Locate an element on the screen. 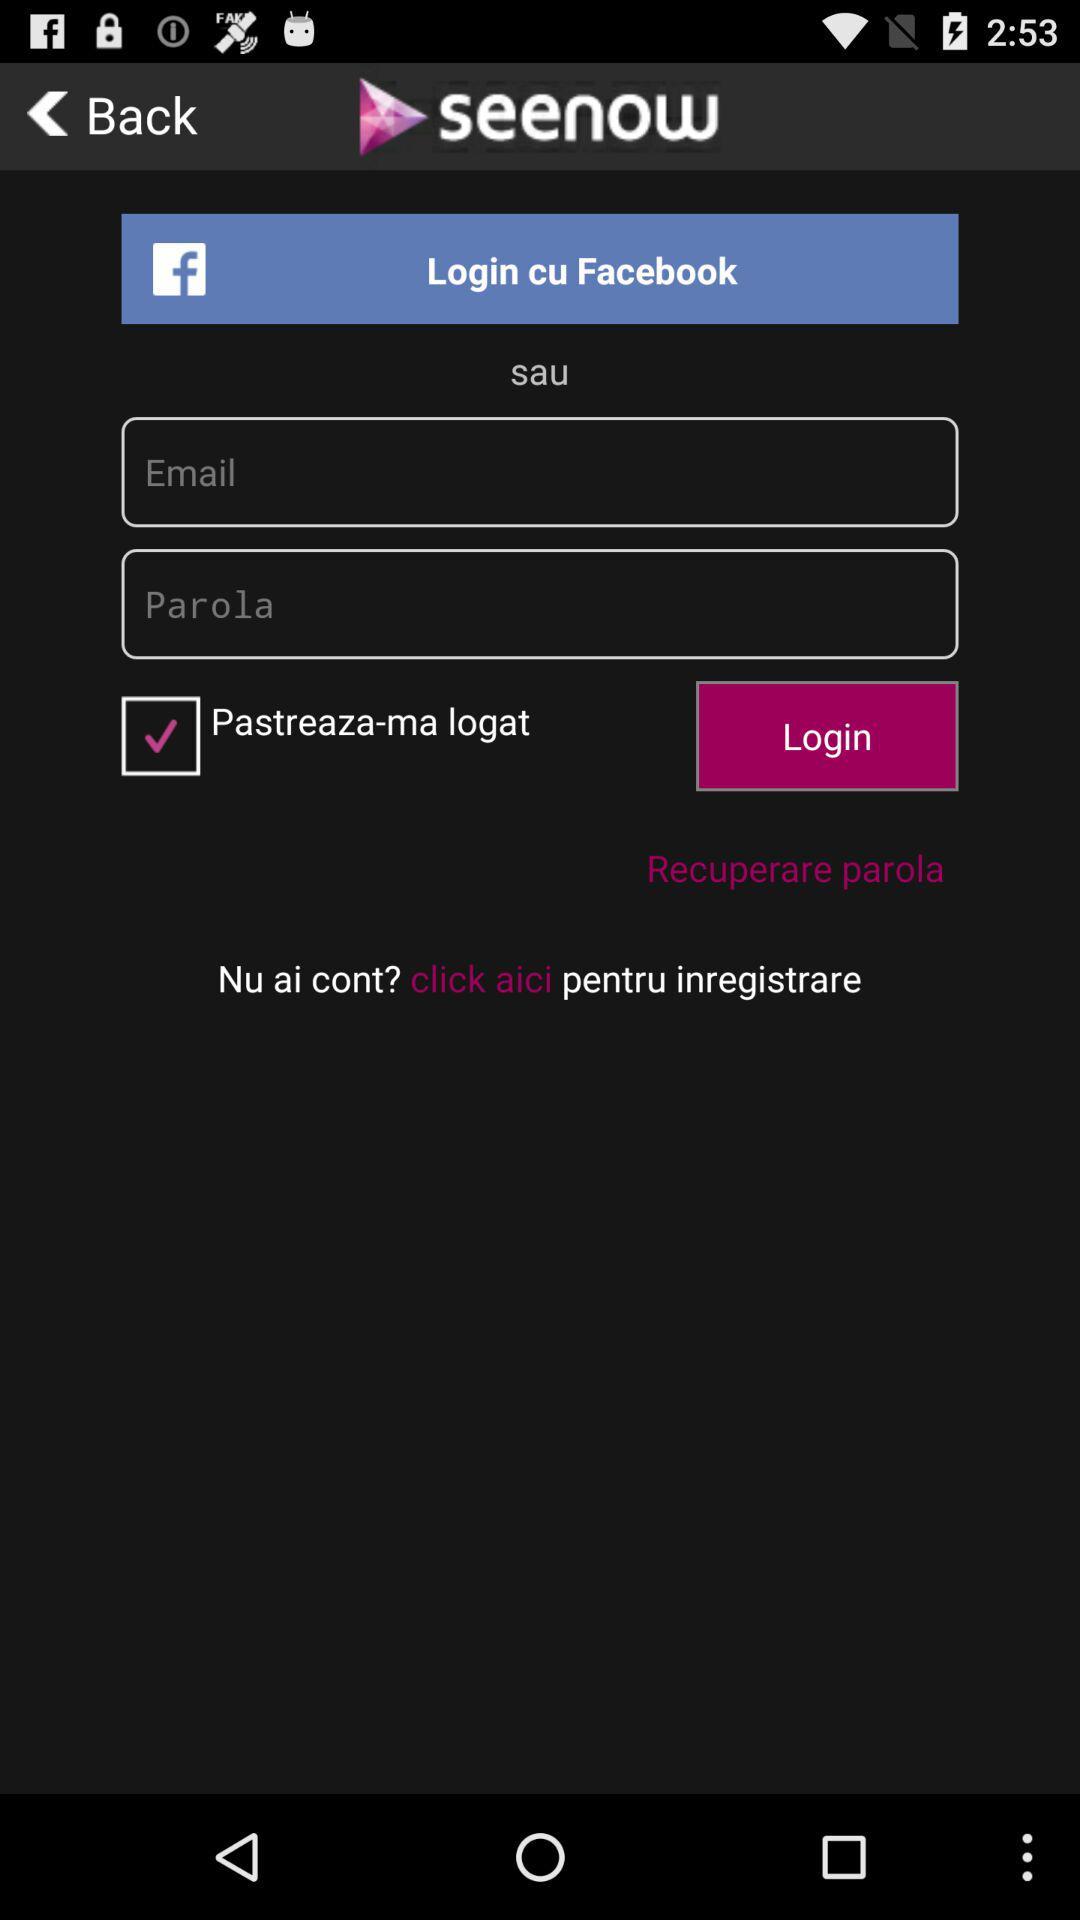 Image resolution: width=1080 pixels, height=1920 pixels. go back is located at coordinates (118, 114).